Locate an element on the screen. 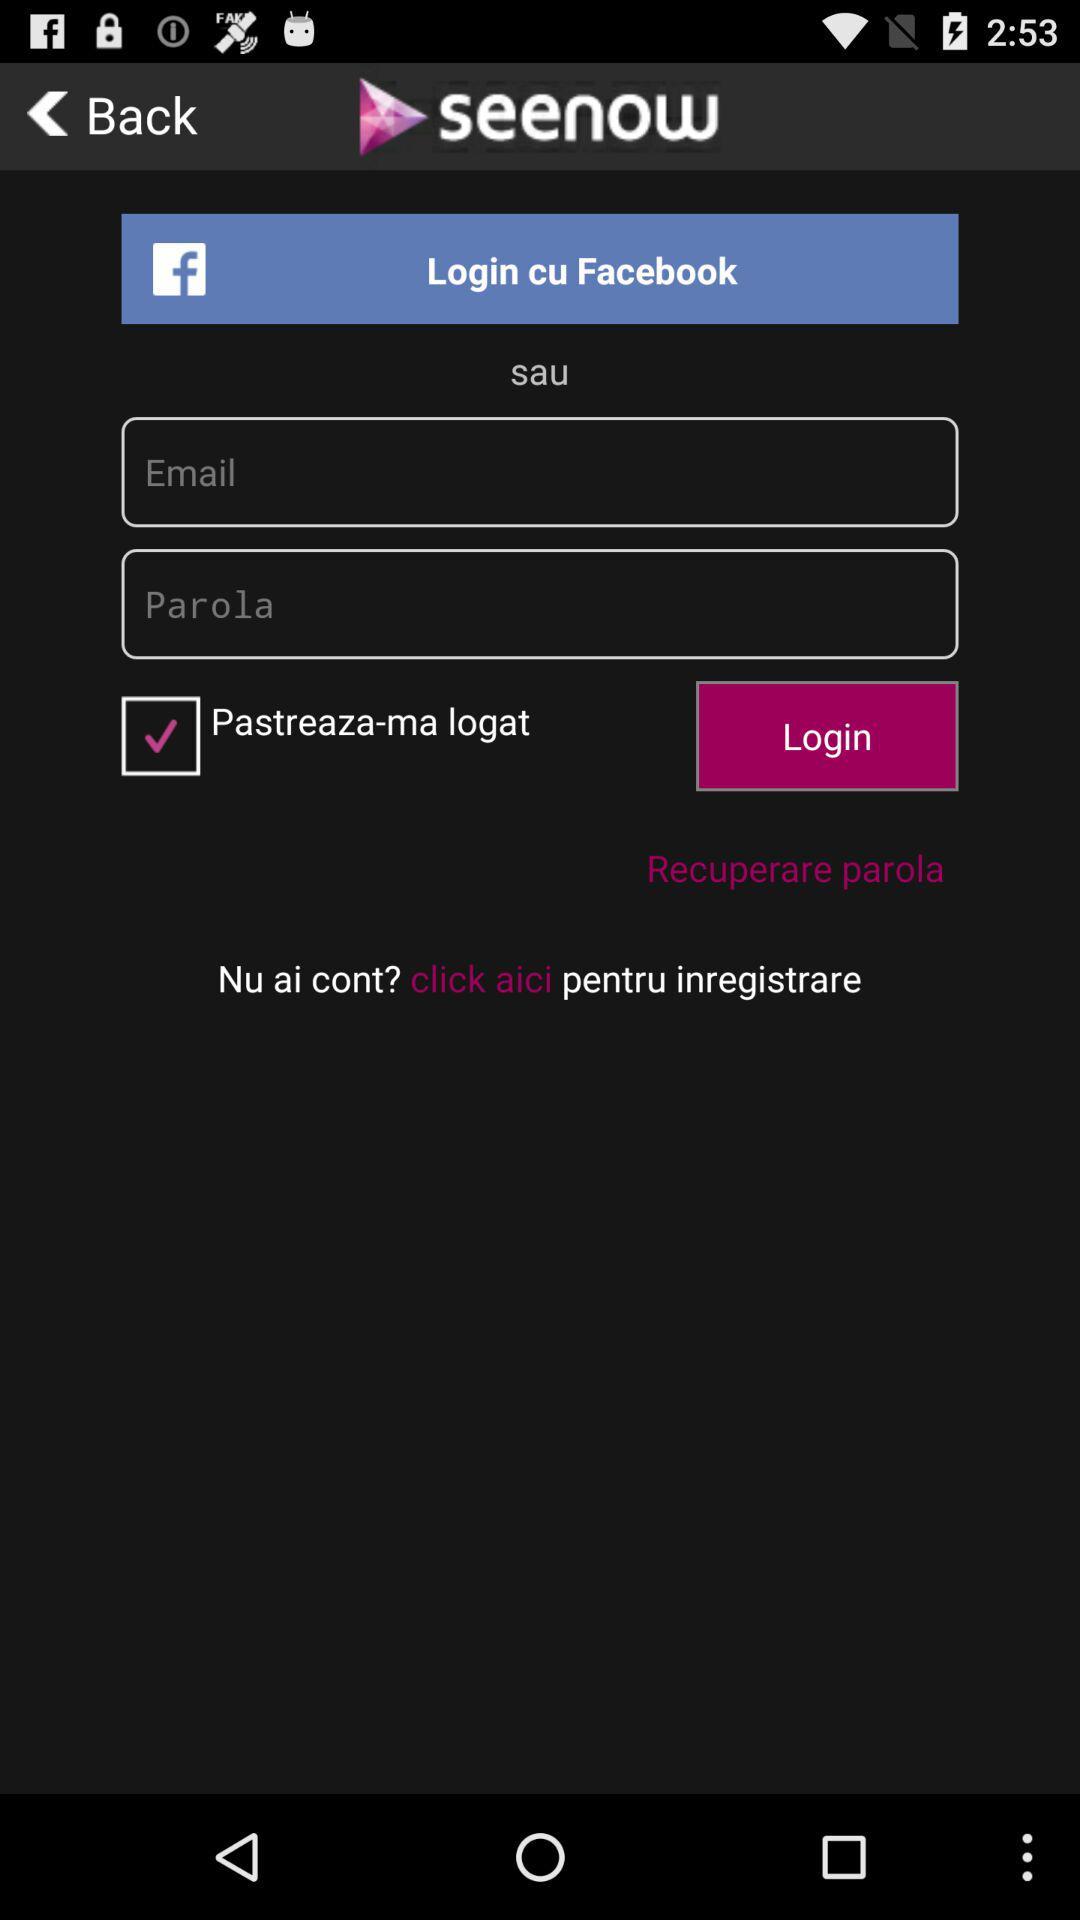 Image resolution: width=1080 pixels, height=1920 pixels. go back is located at coordinates (118, 114).